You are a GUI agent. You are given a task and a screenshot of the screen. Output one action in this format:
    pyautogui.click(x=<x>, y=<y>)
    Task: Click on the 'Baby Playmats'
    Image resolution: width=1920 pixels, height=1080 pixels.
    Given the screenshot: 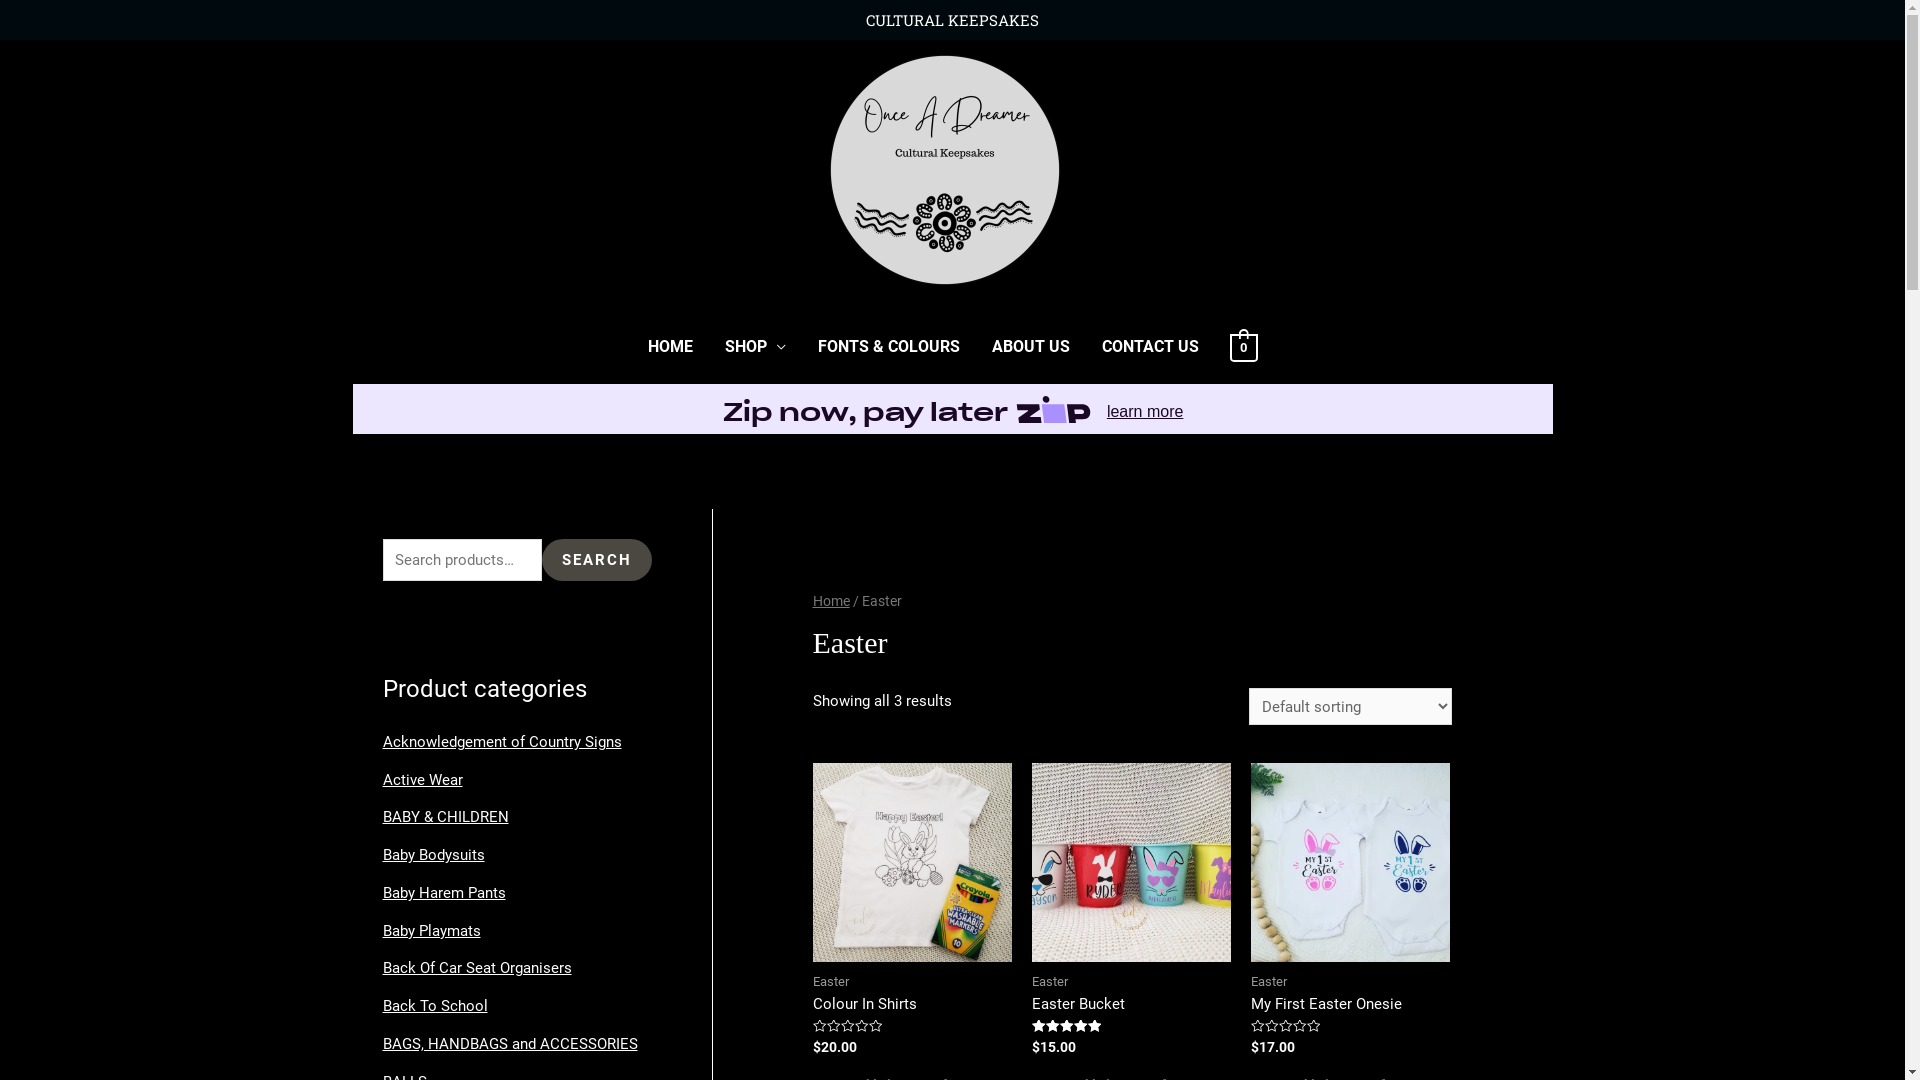 What is the action you would take?
    pyautogui.click(x=430, y=930)
    